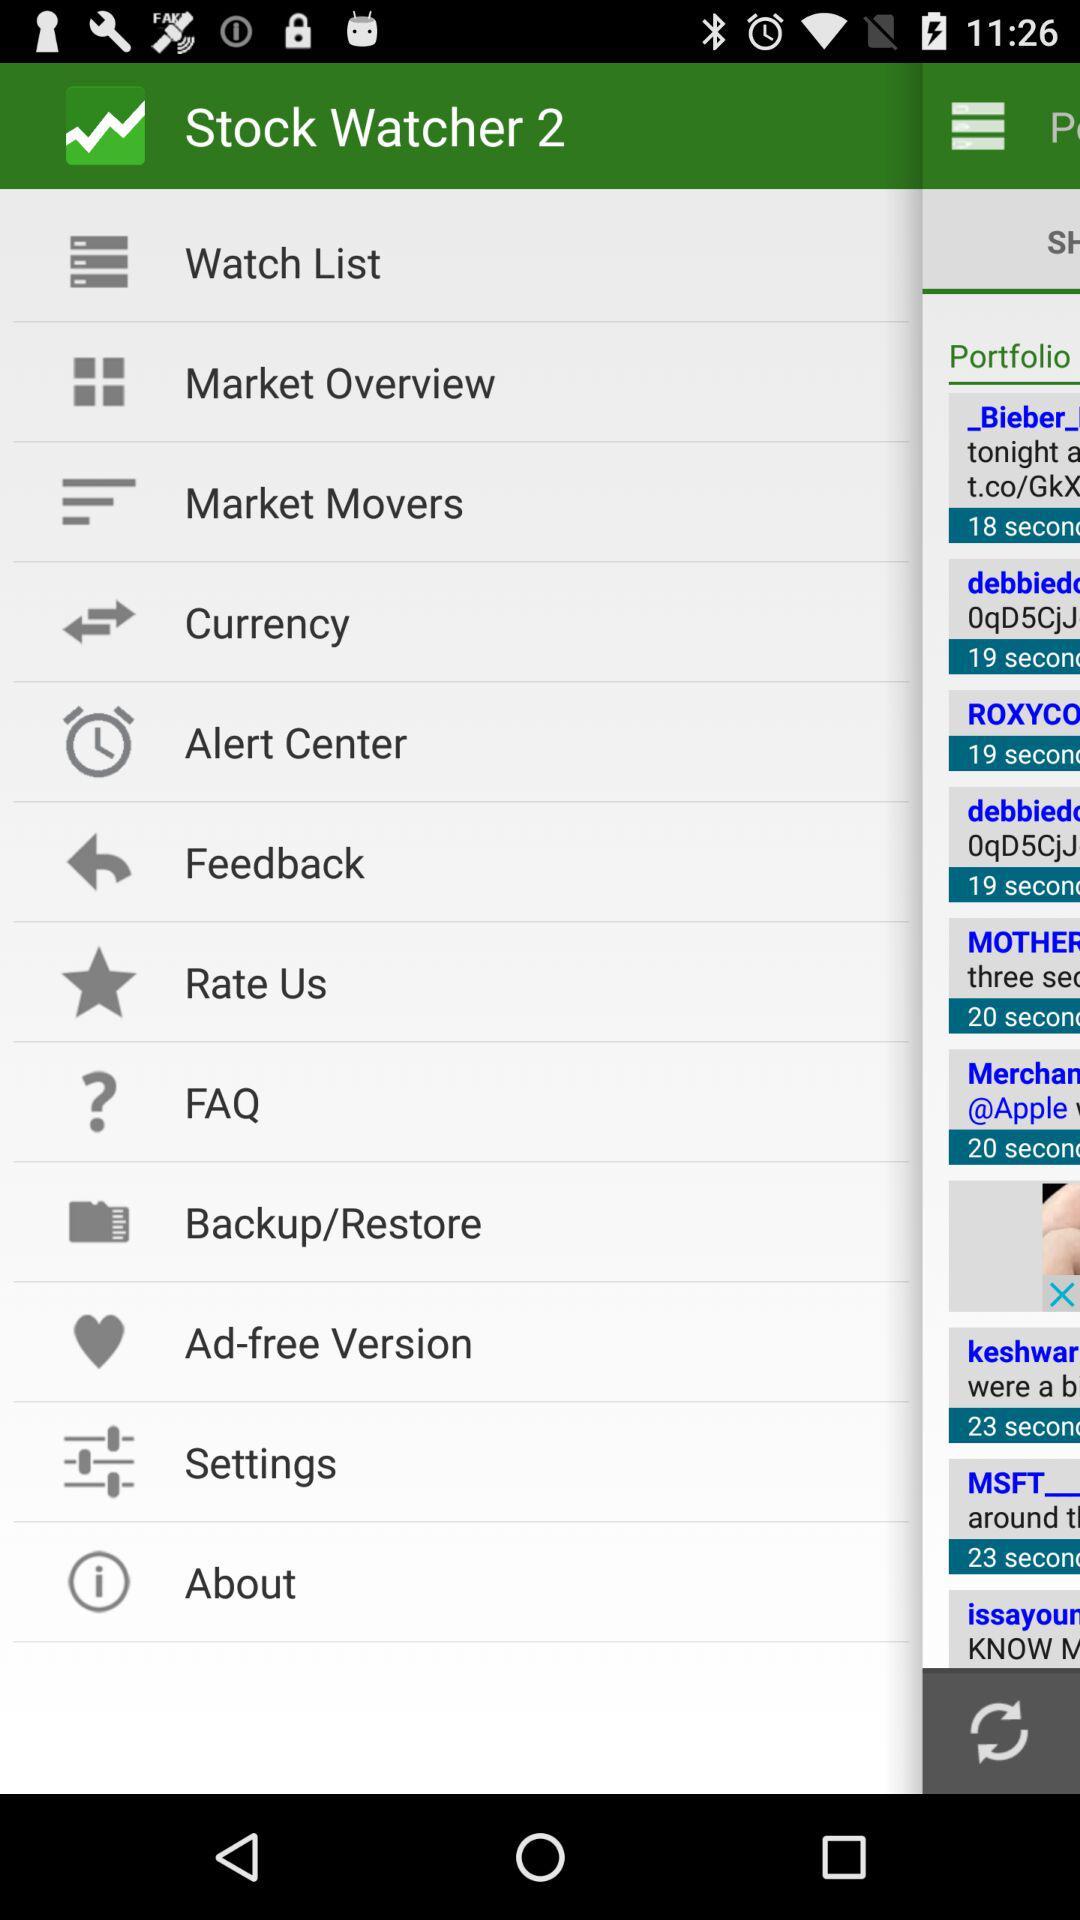 The width and height of the screenshot is (1080, 1920). I want to click on see advertisement, so click(1060, 1245).